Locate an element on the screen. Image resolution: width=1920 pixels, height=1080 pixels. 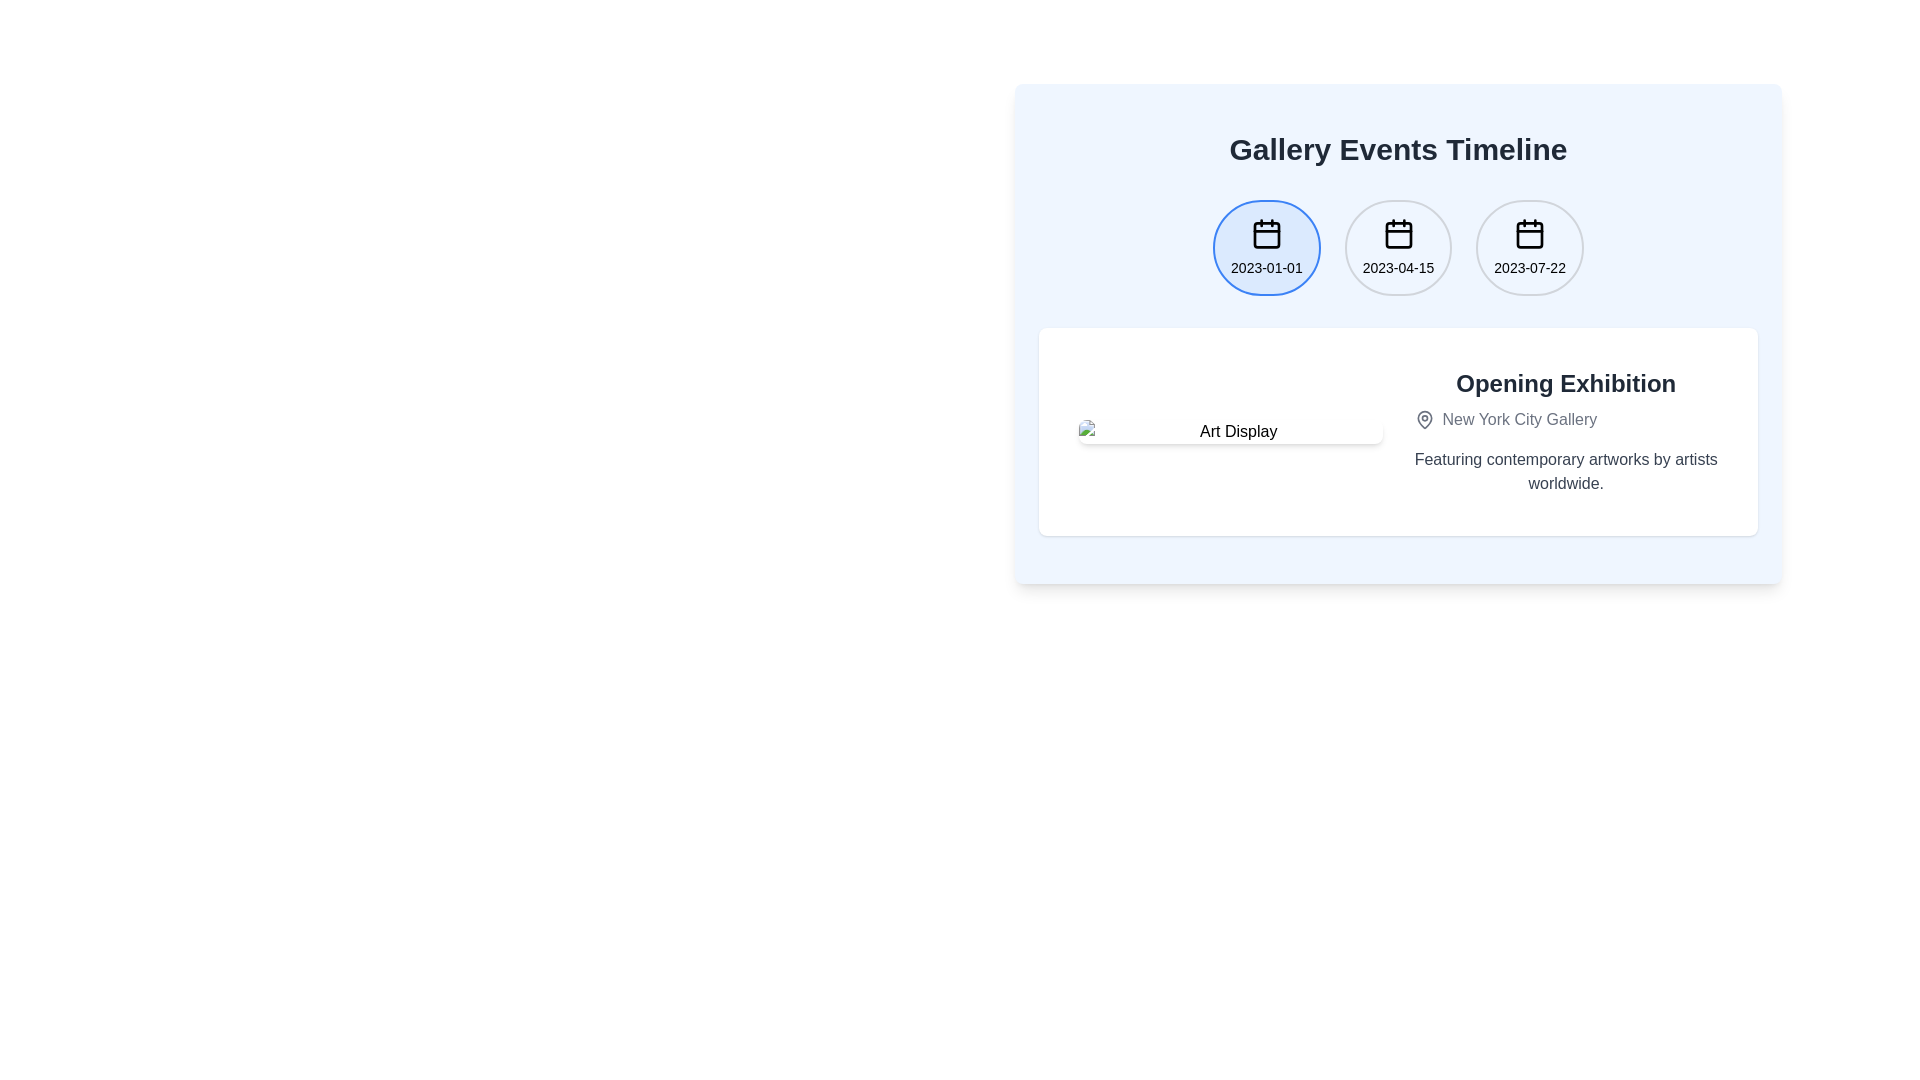
the calendar icon located within the blue-bordered button for the January 1, 2023 event in the 'Gallery Events Timeline' section to focus on the corresponding date event is located at coordinates (1265, 233).